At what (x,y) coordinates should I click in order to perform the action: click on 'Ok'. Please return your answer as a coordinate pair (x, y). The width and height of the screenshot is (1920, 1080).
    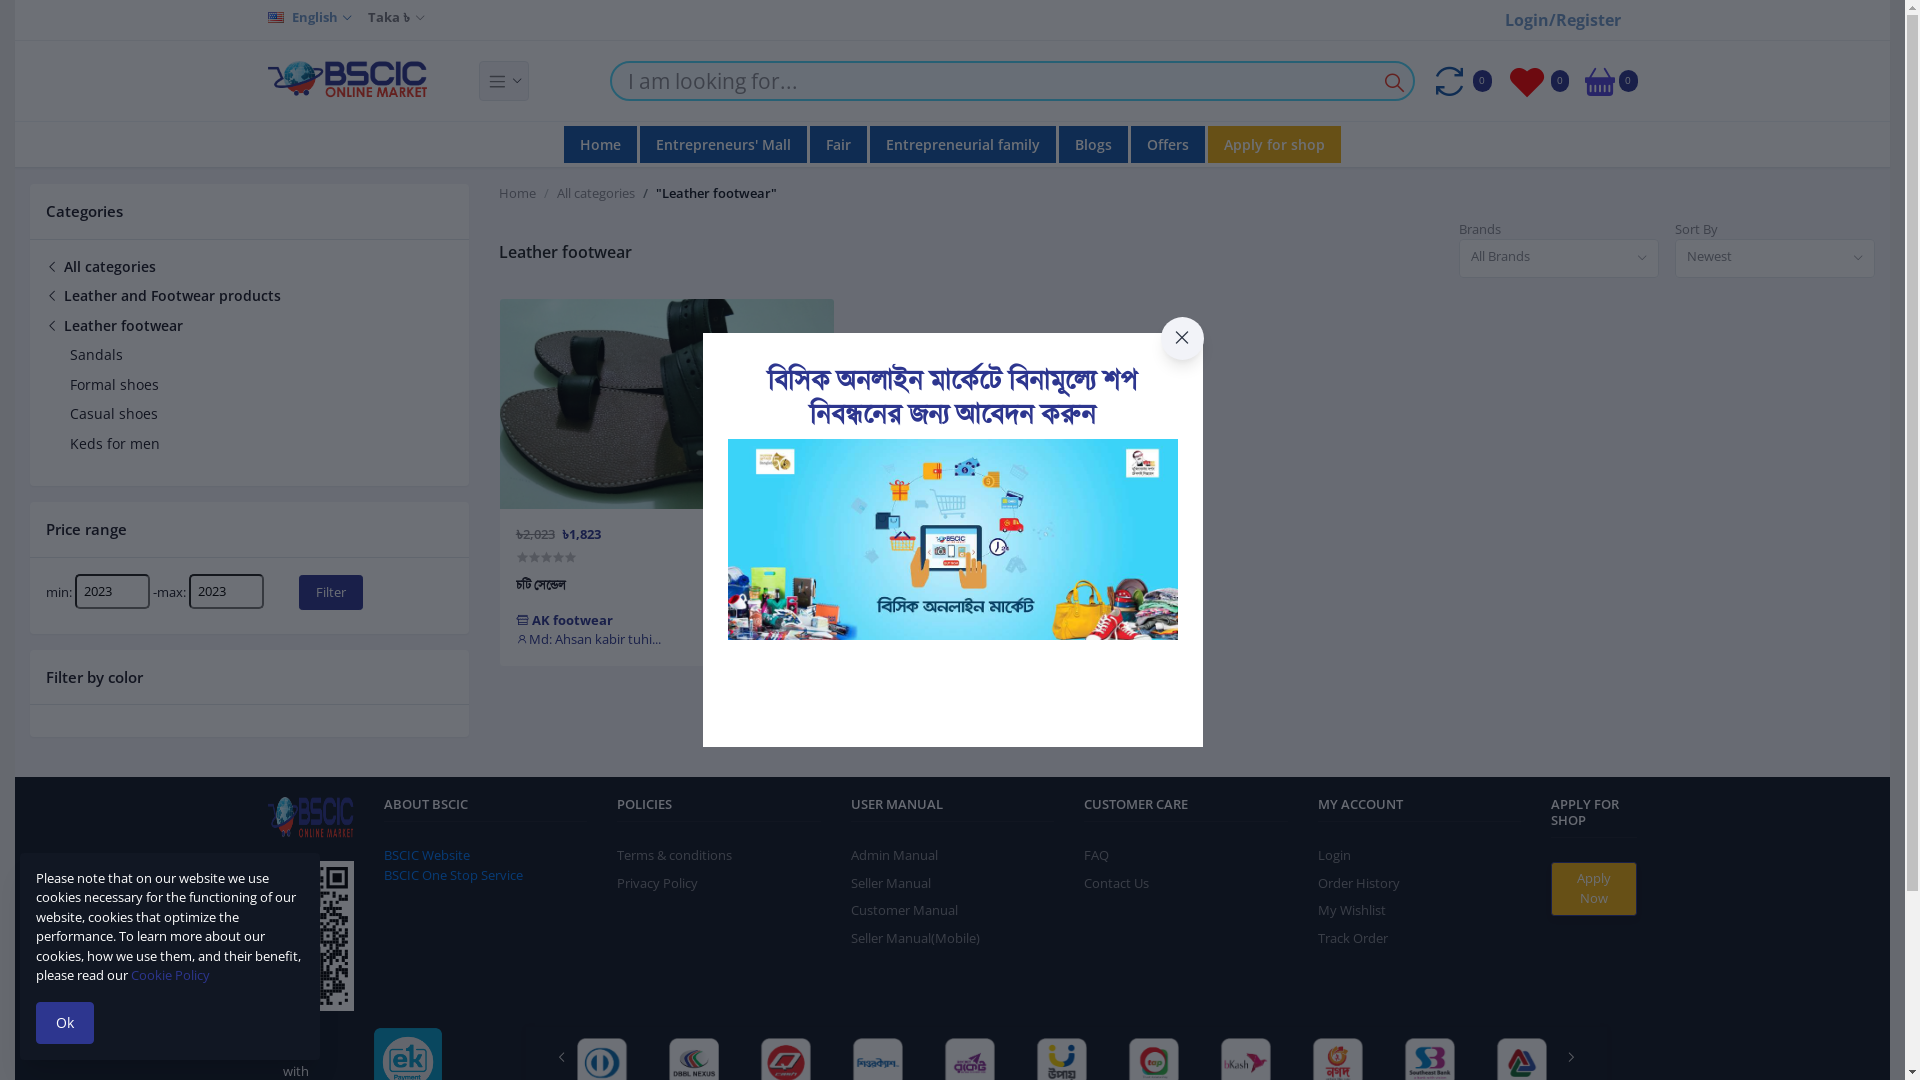
    Looking at the image, I should click on (65, 1022).